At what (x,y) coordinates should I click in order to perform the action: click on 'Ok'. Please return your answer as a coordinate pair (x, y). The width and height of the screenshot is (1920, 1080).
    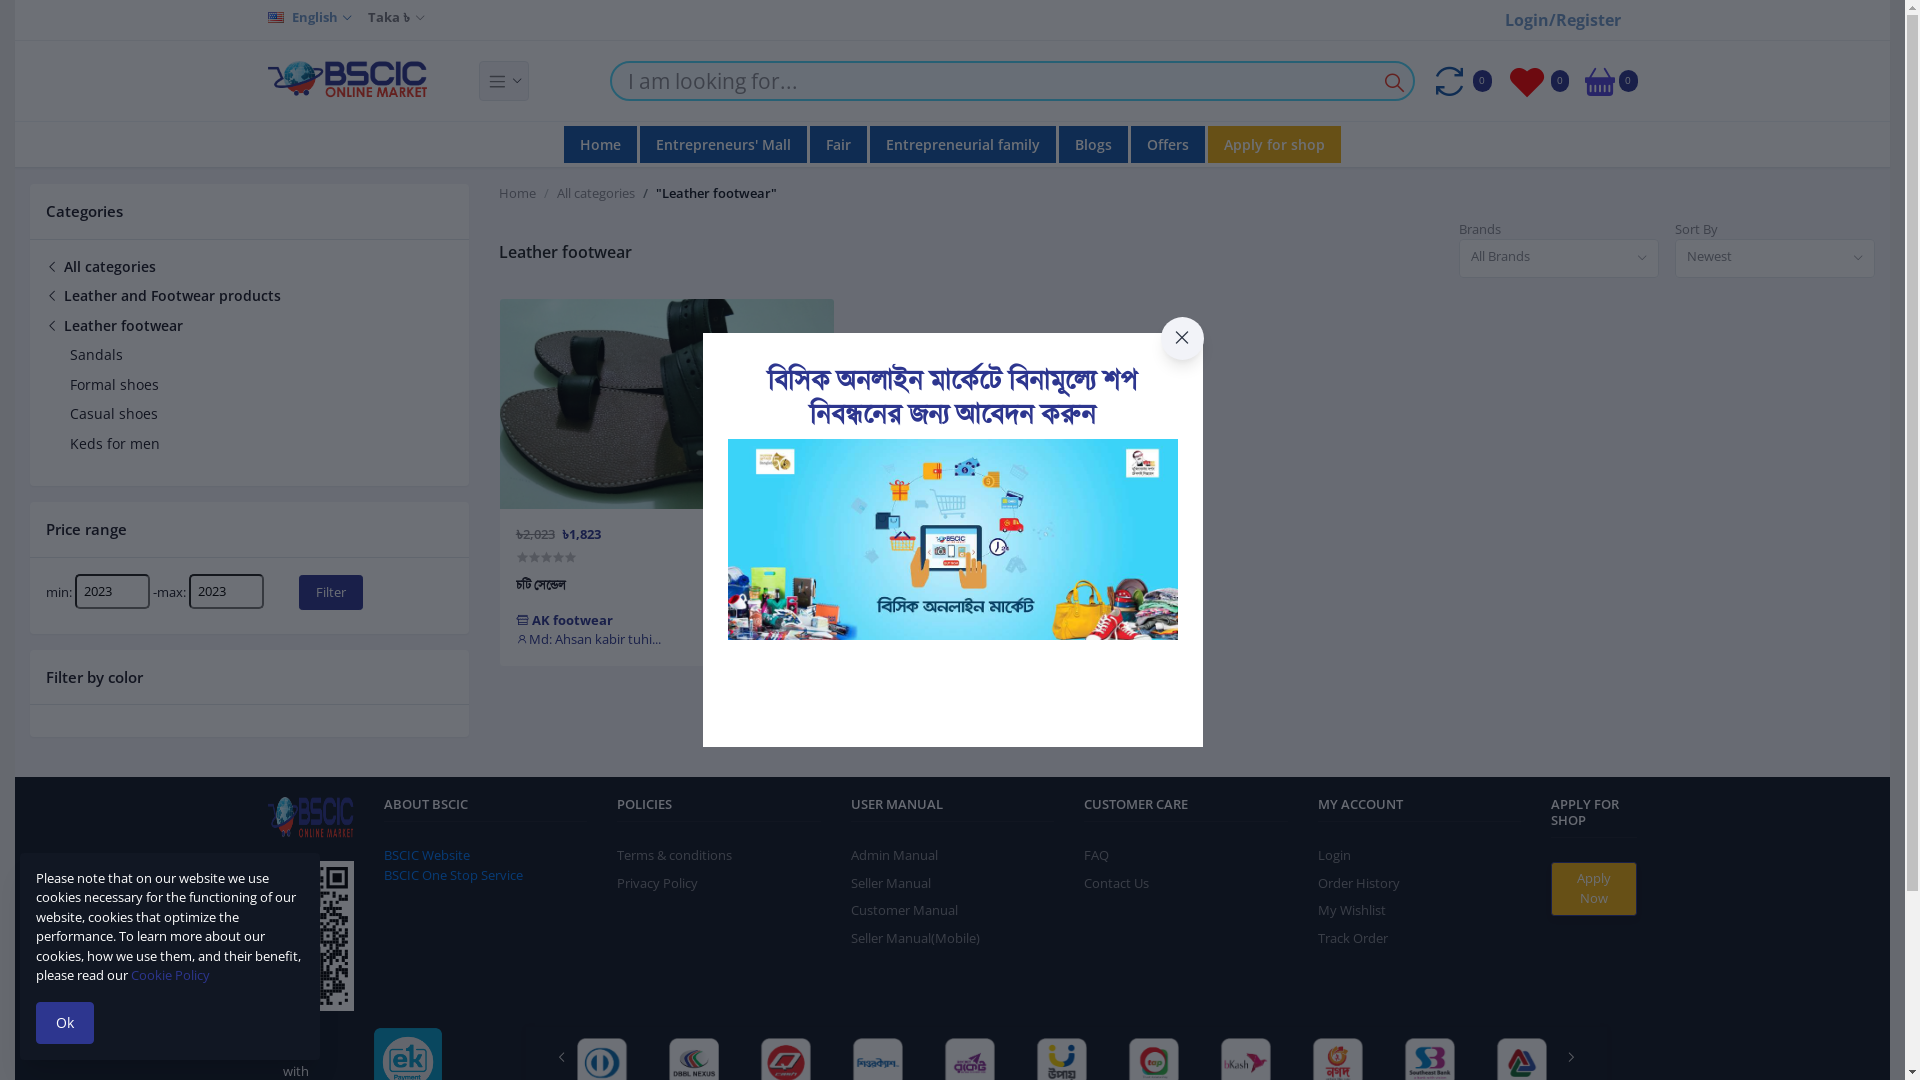
    Looking at the image, I should click on (65, 1022).